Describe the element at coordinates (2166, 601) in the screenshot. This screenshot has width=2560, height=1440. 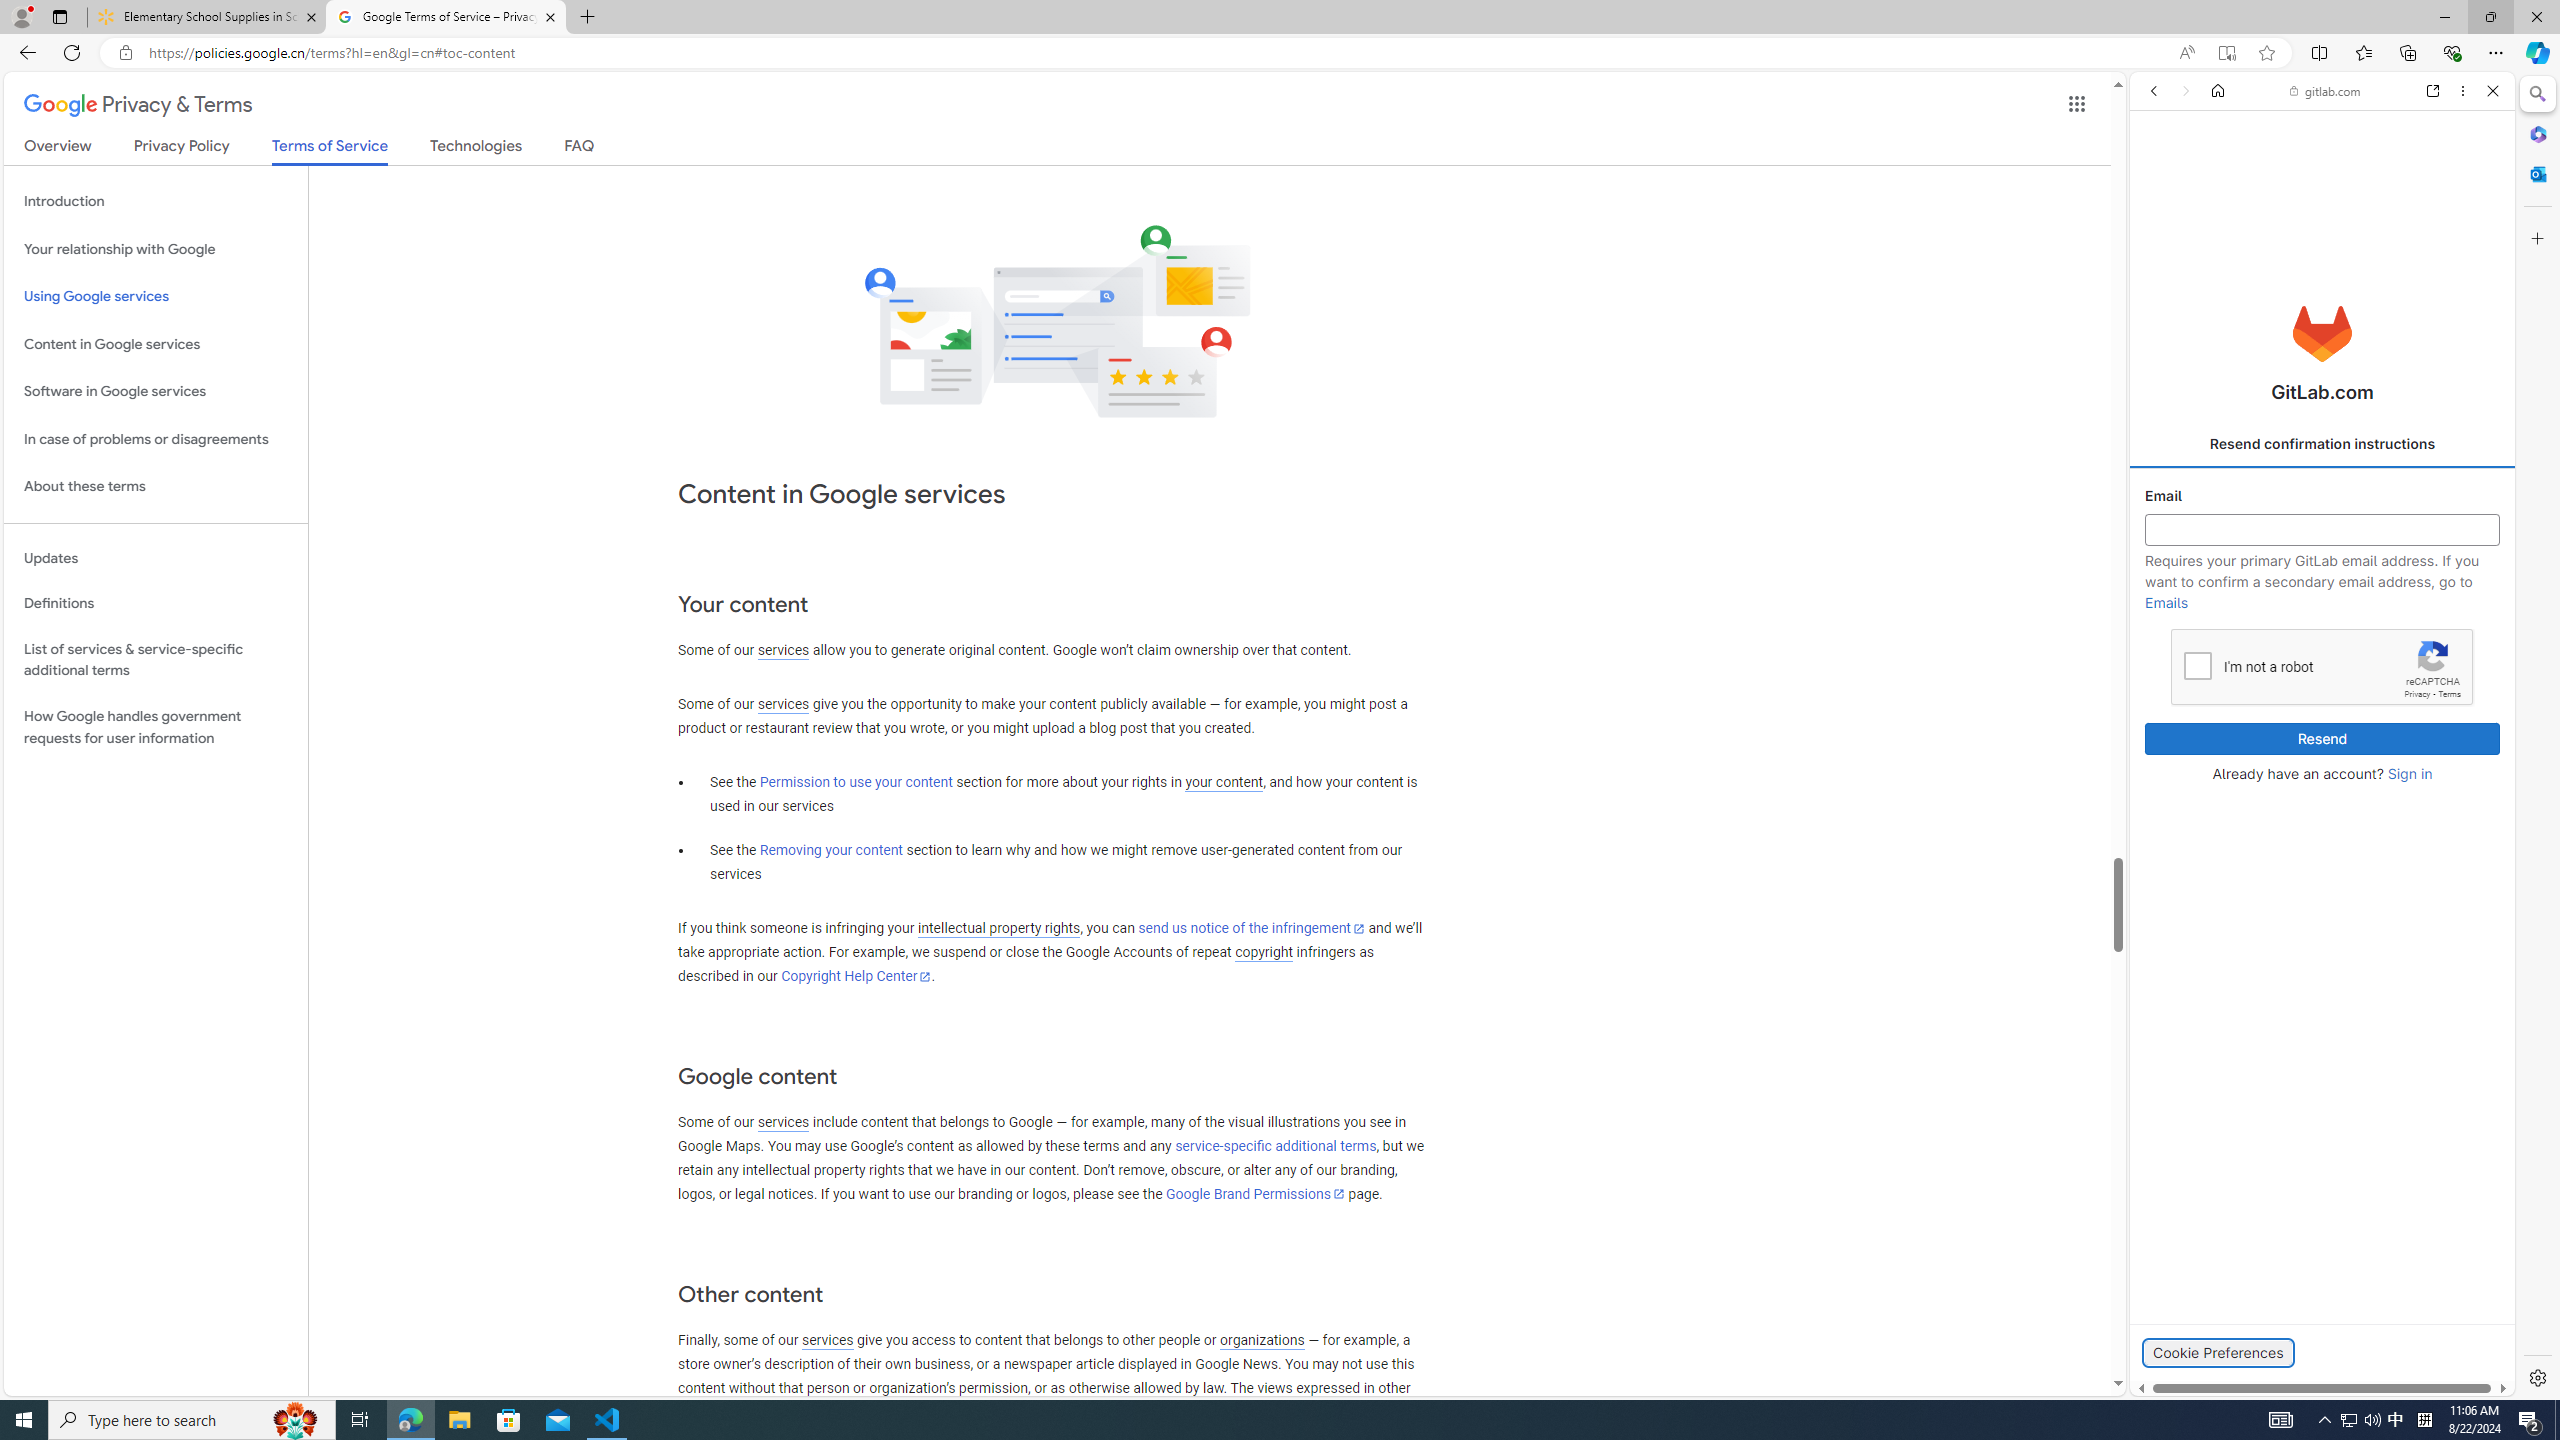
I see `'Emails'` at that location.